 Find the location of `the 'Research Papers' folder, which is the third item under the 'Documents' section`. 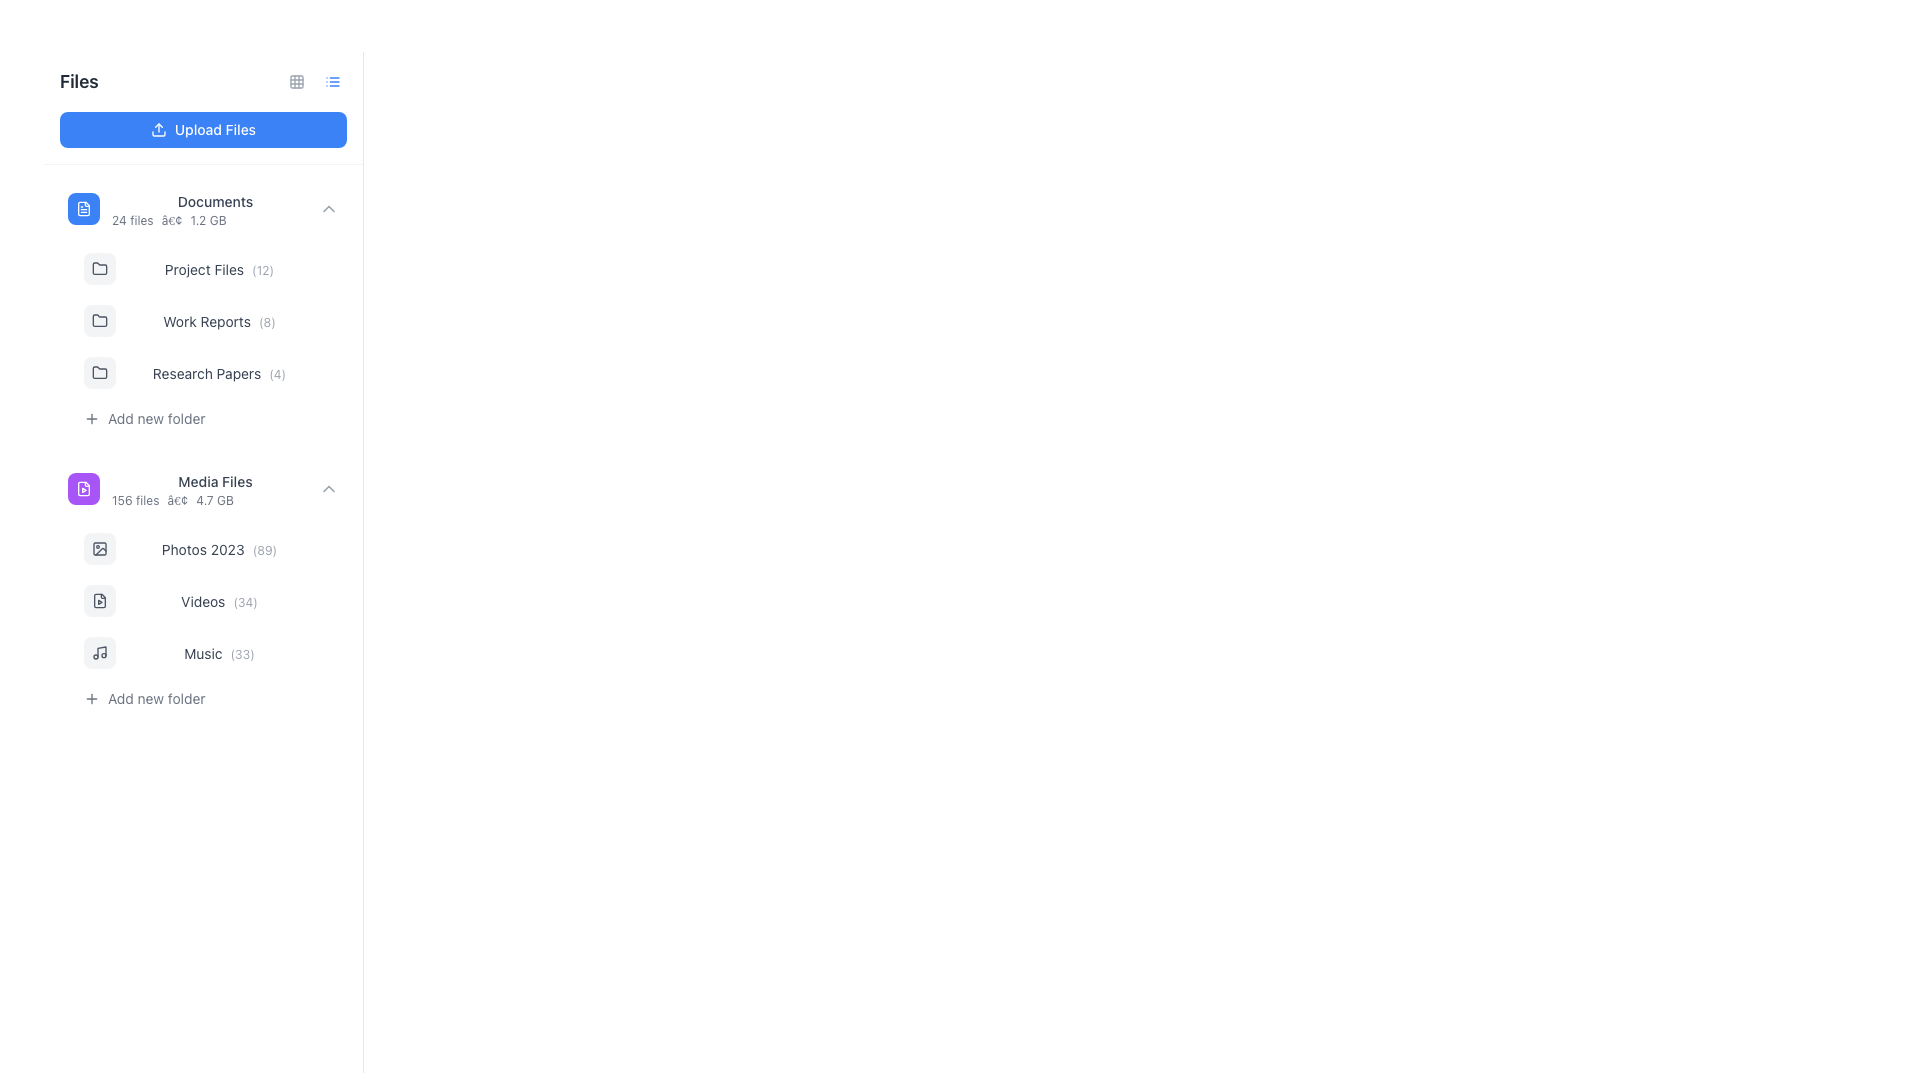

the 'Research Papers' folder, which is the third item under the 'Documents' section is located at coordinates (211, 373).